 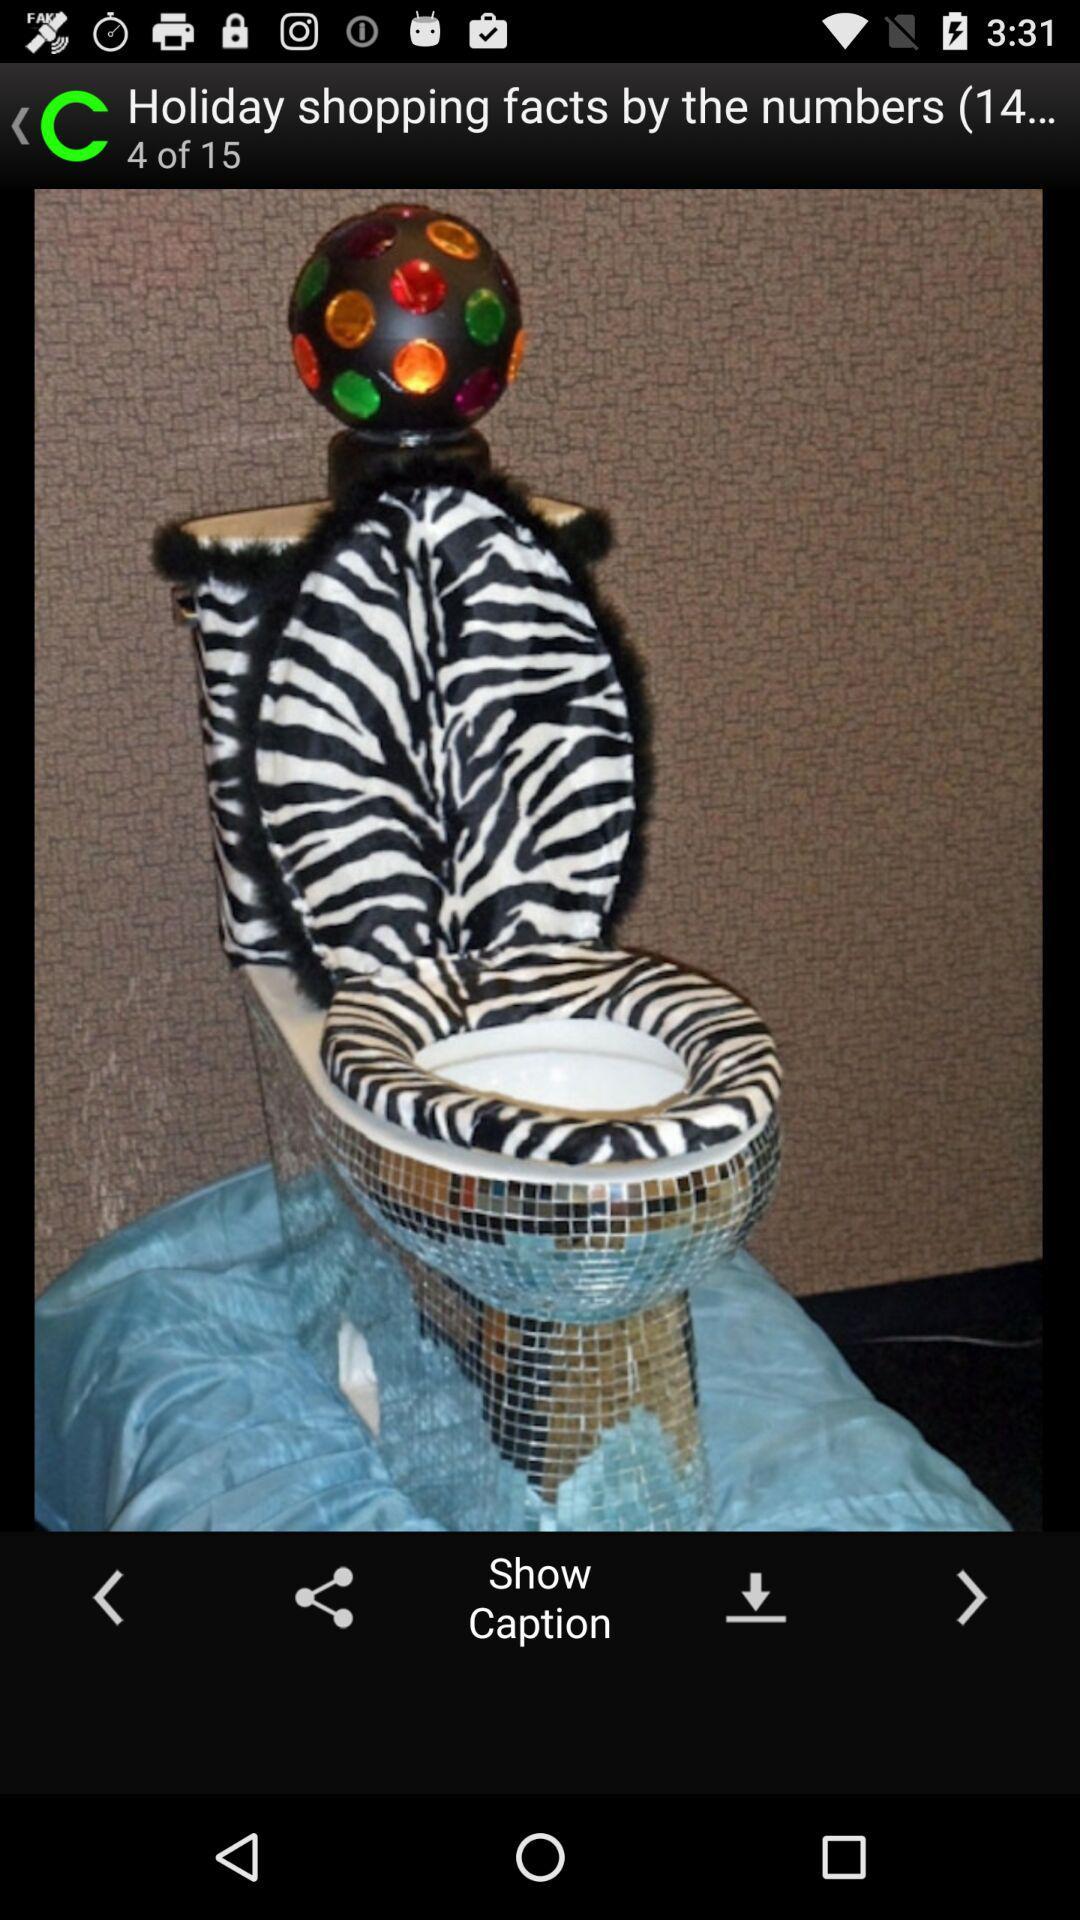 I want to click on the arrow_forward icon, so click(x=971, y=1708).